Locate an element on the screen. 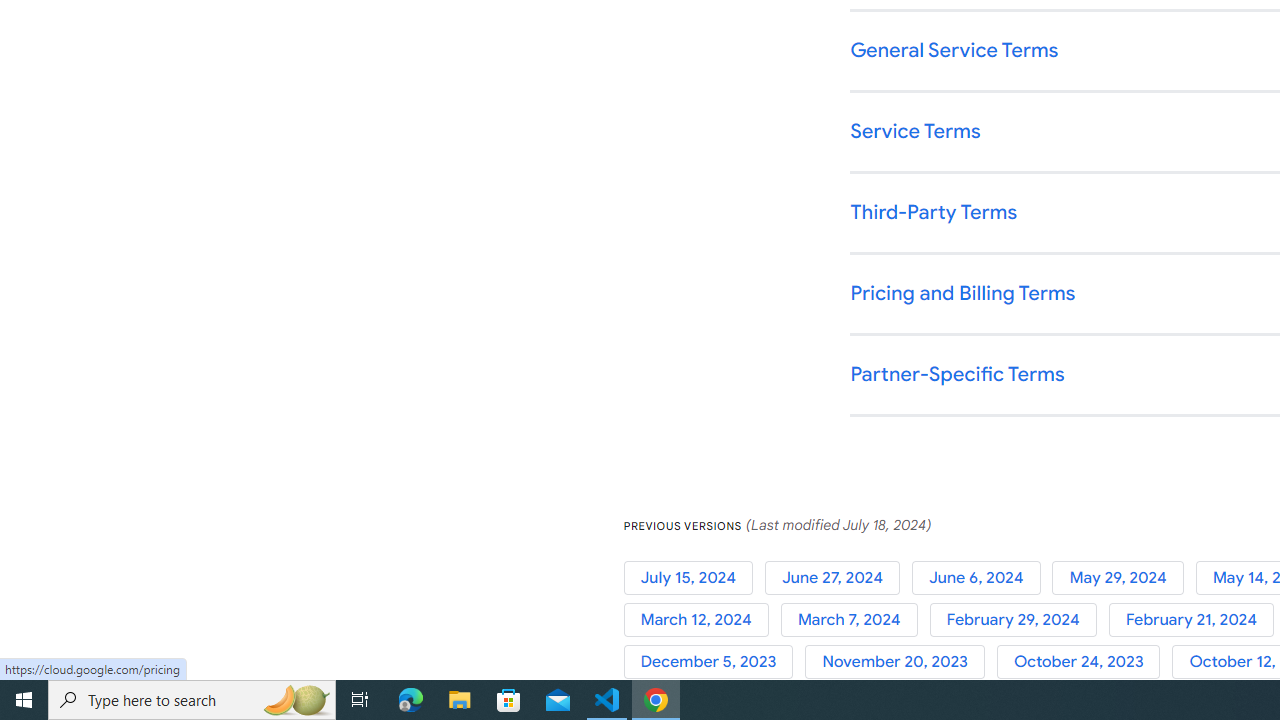 This screenshot has width=1280, height=720. 'March 12, 2024' is located at coordinates (702, 619).